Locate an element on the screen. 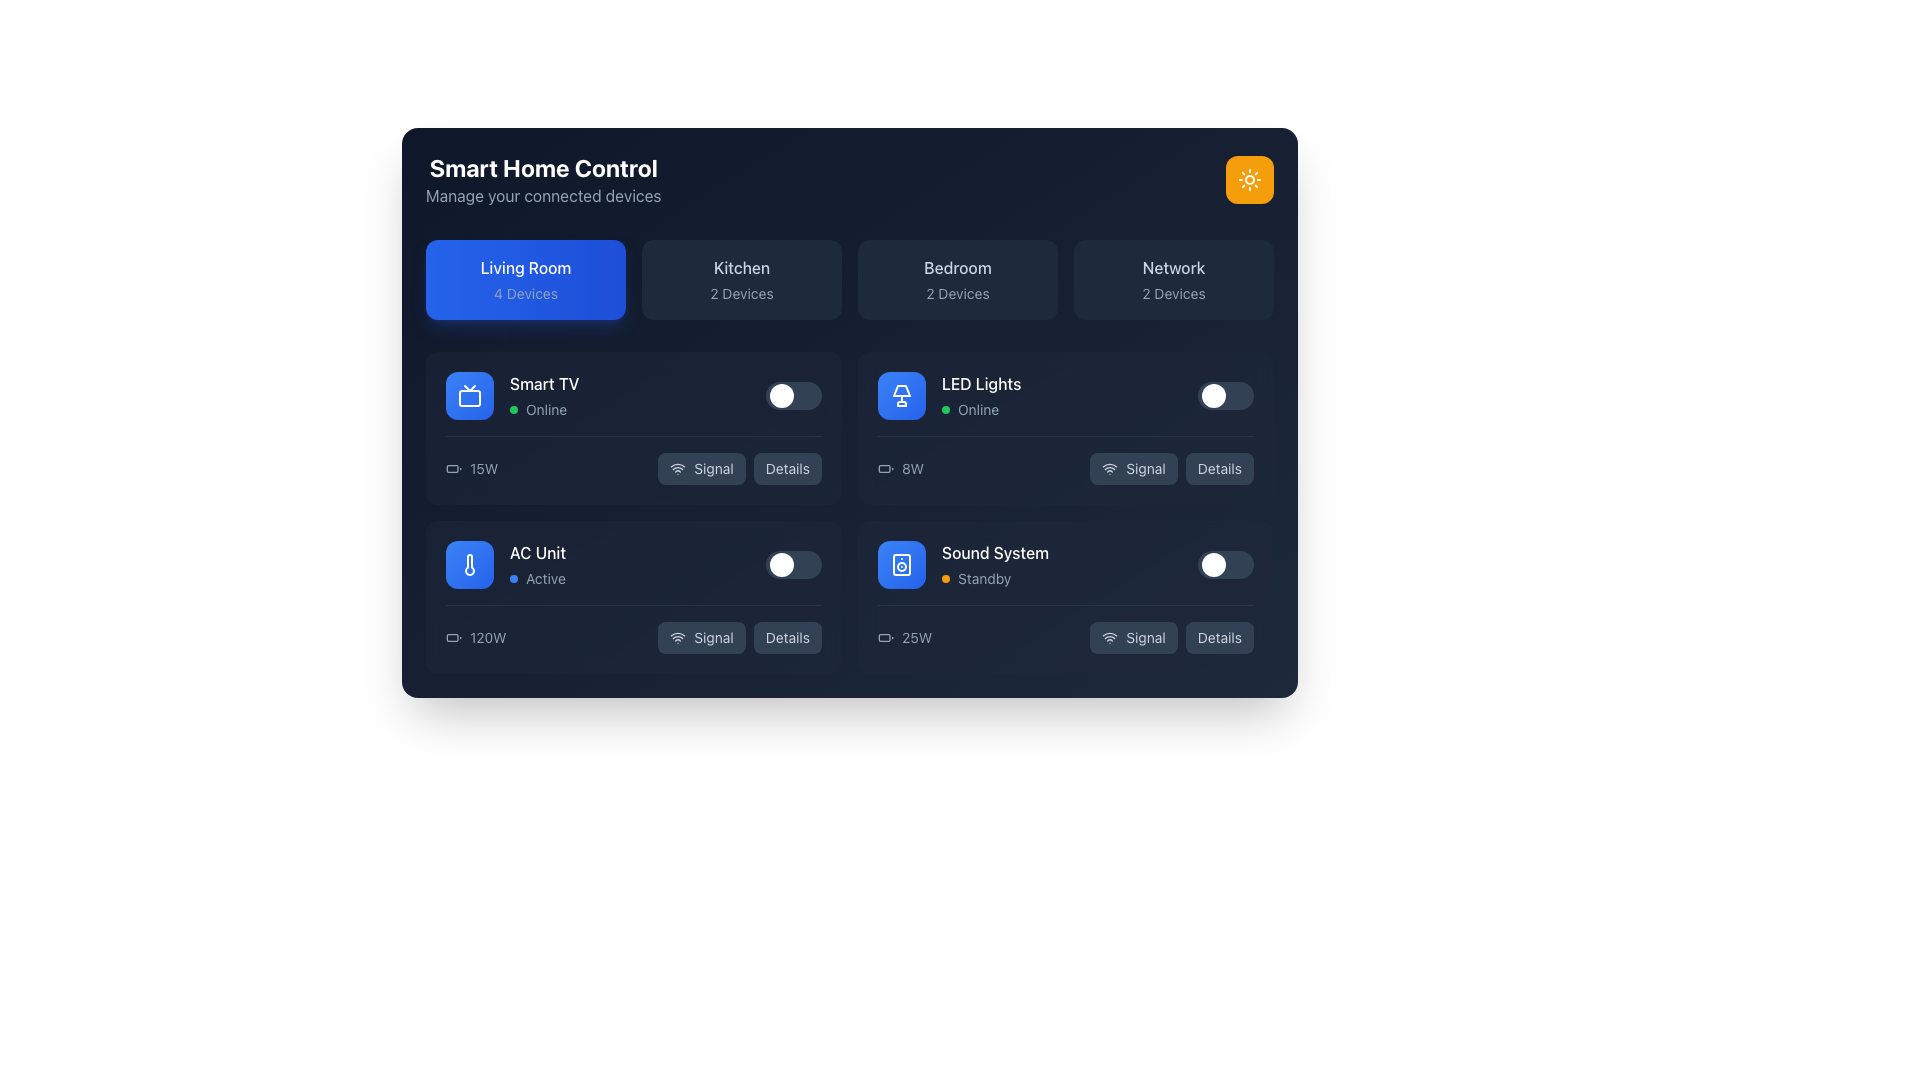 This screenshot has width=1920, height=1080. the Device status tile for the 'Sound System' located in the living room section of the smart home control interface is located at coordinates (963, 564).